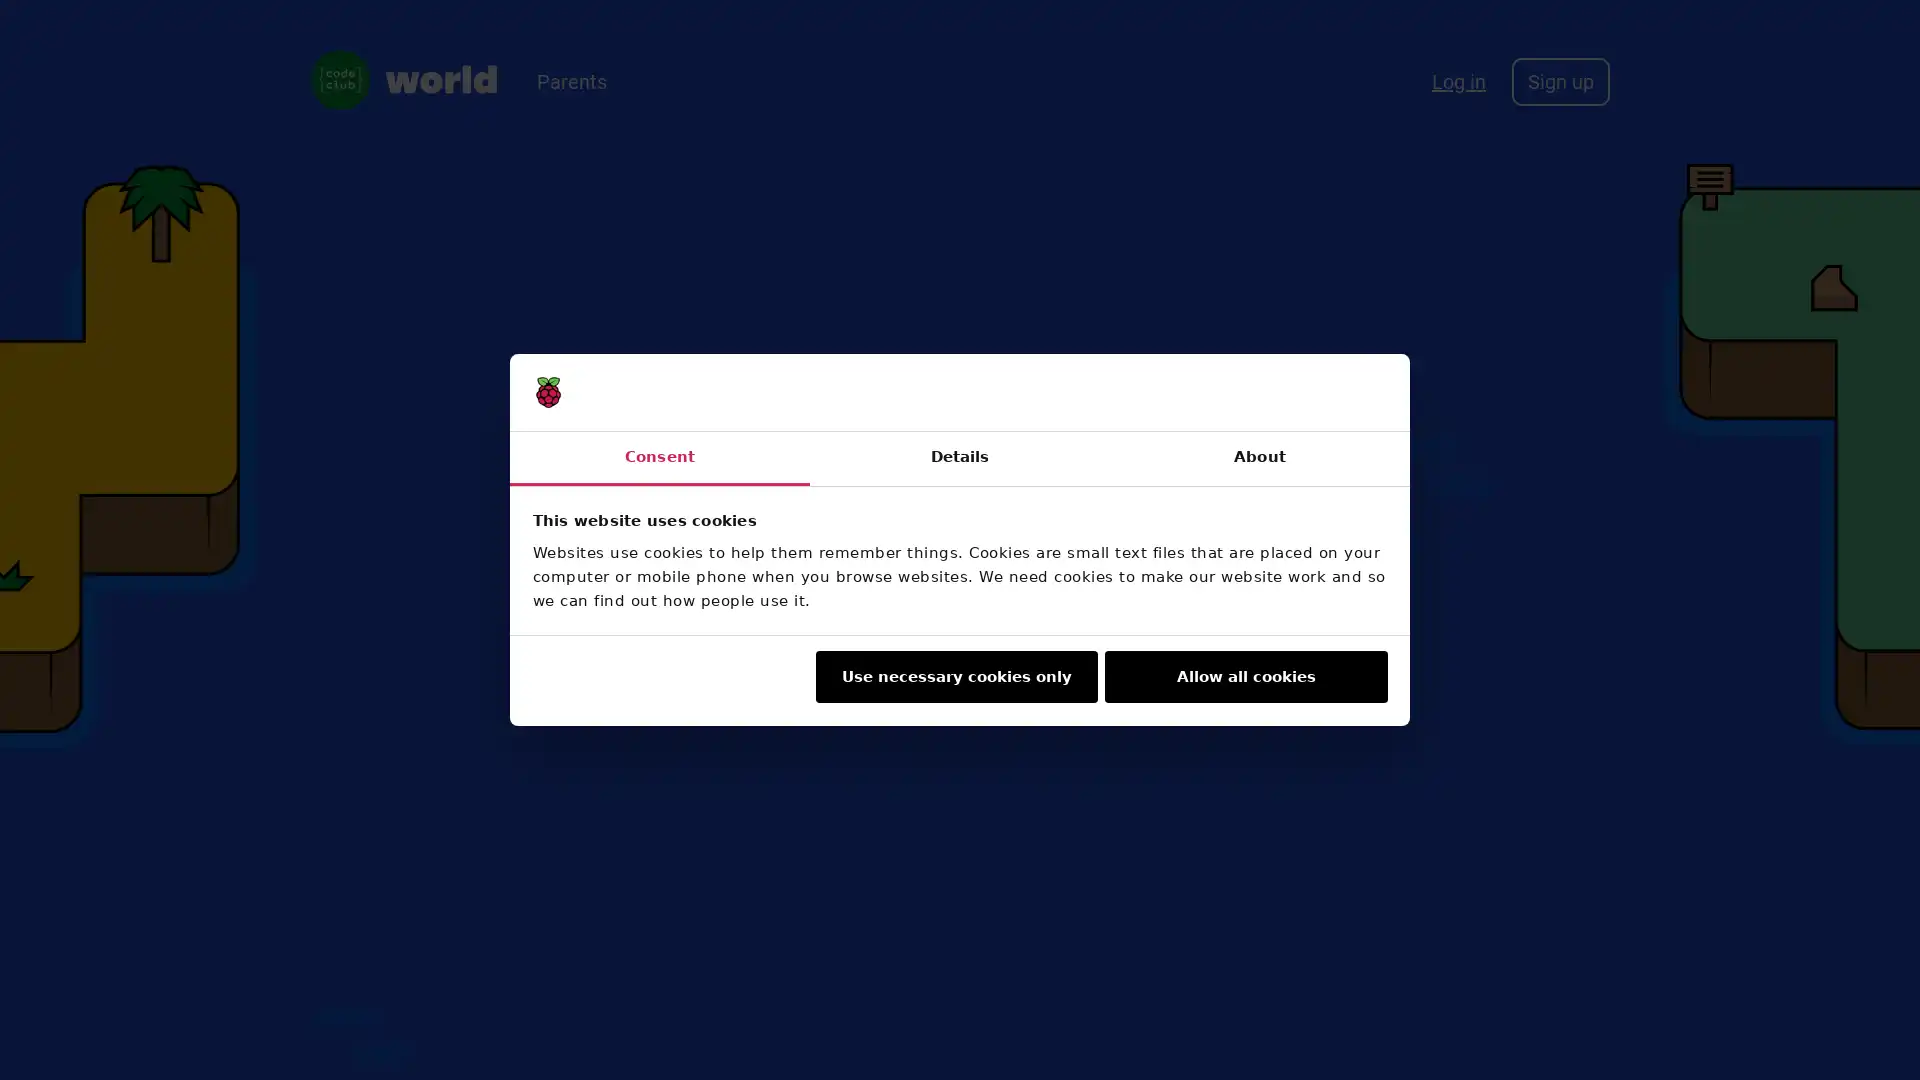 Image resolution: width=1920 pixels, height=1080 pixels. Describe the element at coordinates (1459, 80) in the screenshot. I see `Log in` at that location.